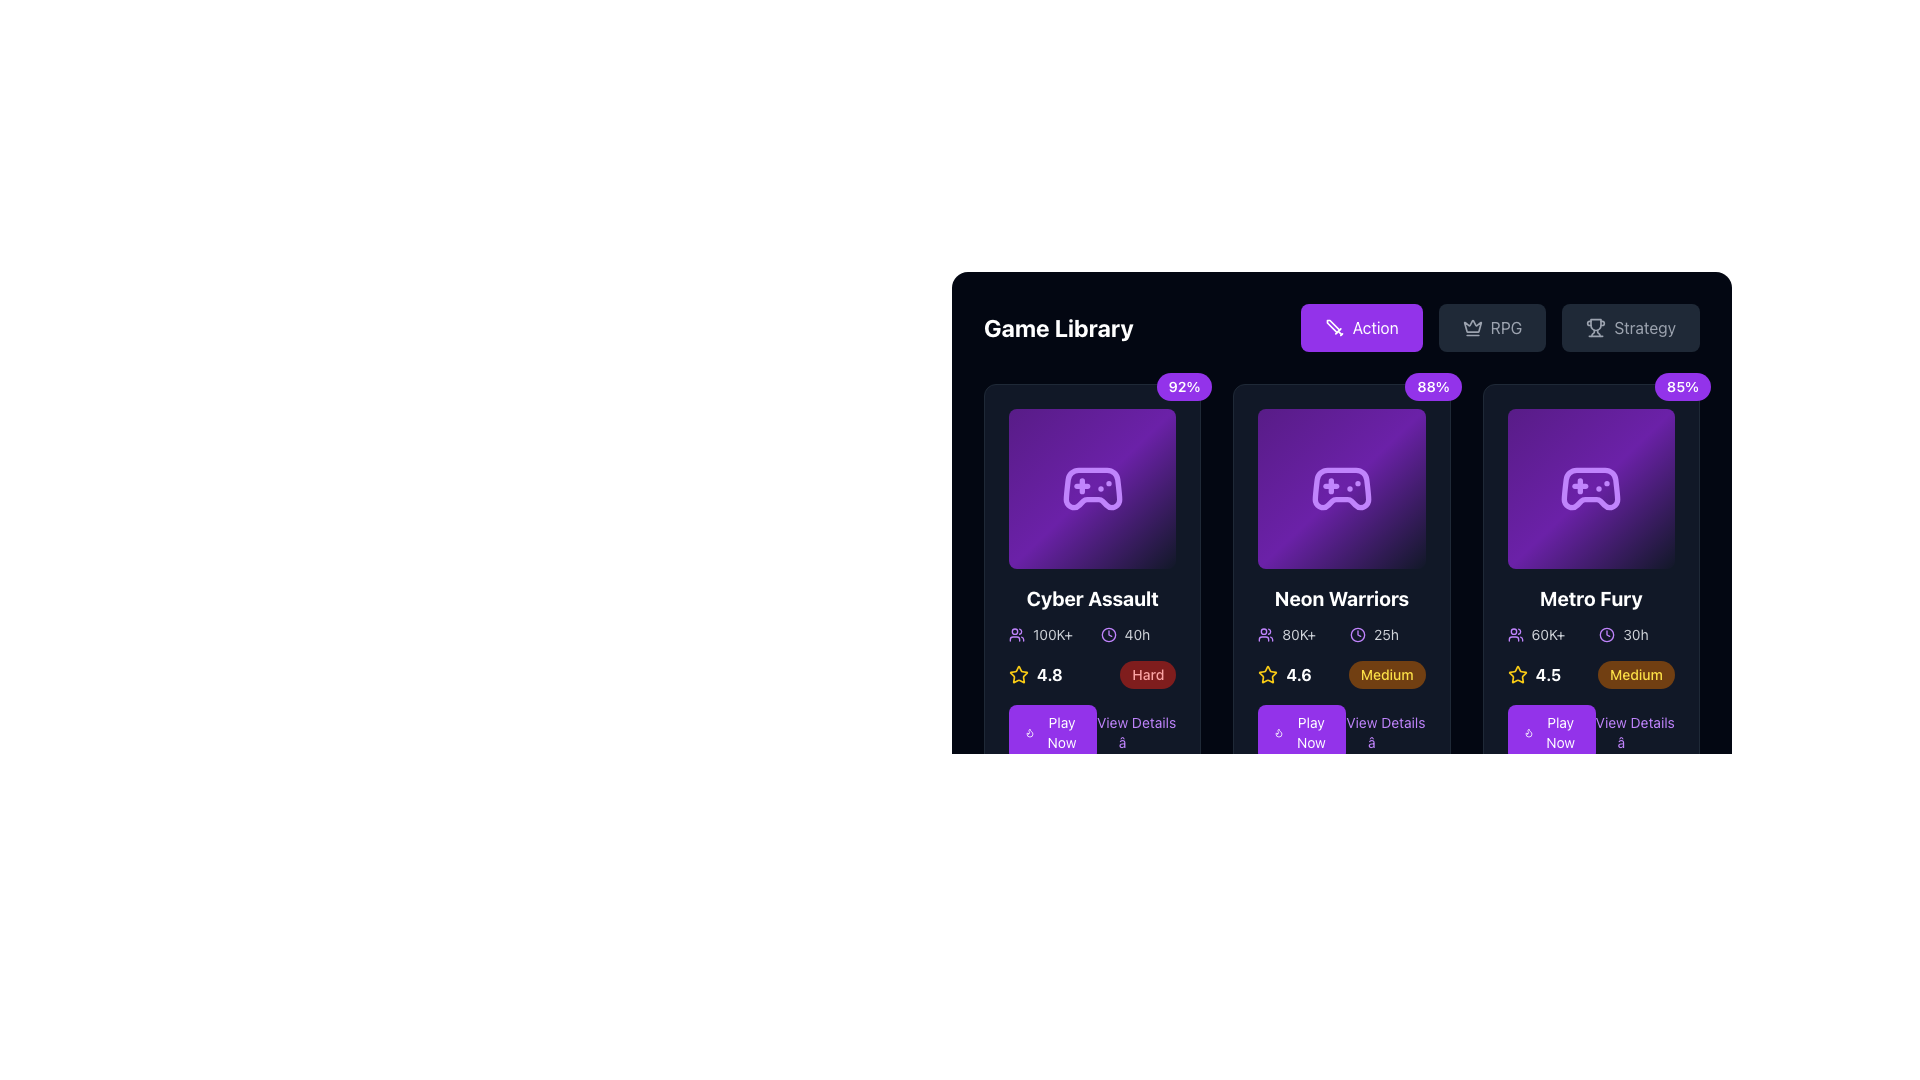 Image resolution: width=1920 pixels, height=1080 pixels. I want to click on the circular outline of the clock icon, which serves as the outer frame providing a visual boundary for the clock representation, so click(1358, 635).